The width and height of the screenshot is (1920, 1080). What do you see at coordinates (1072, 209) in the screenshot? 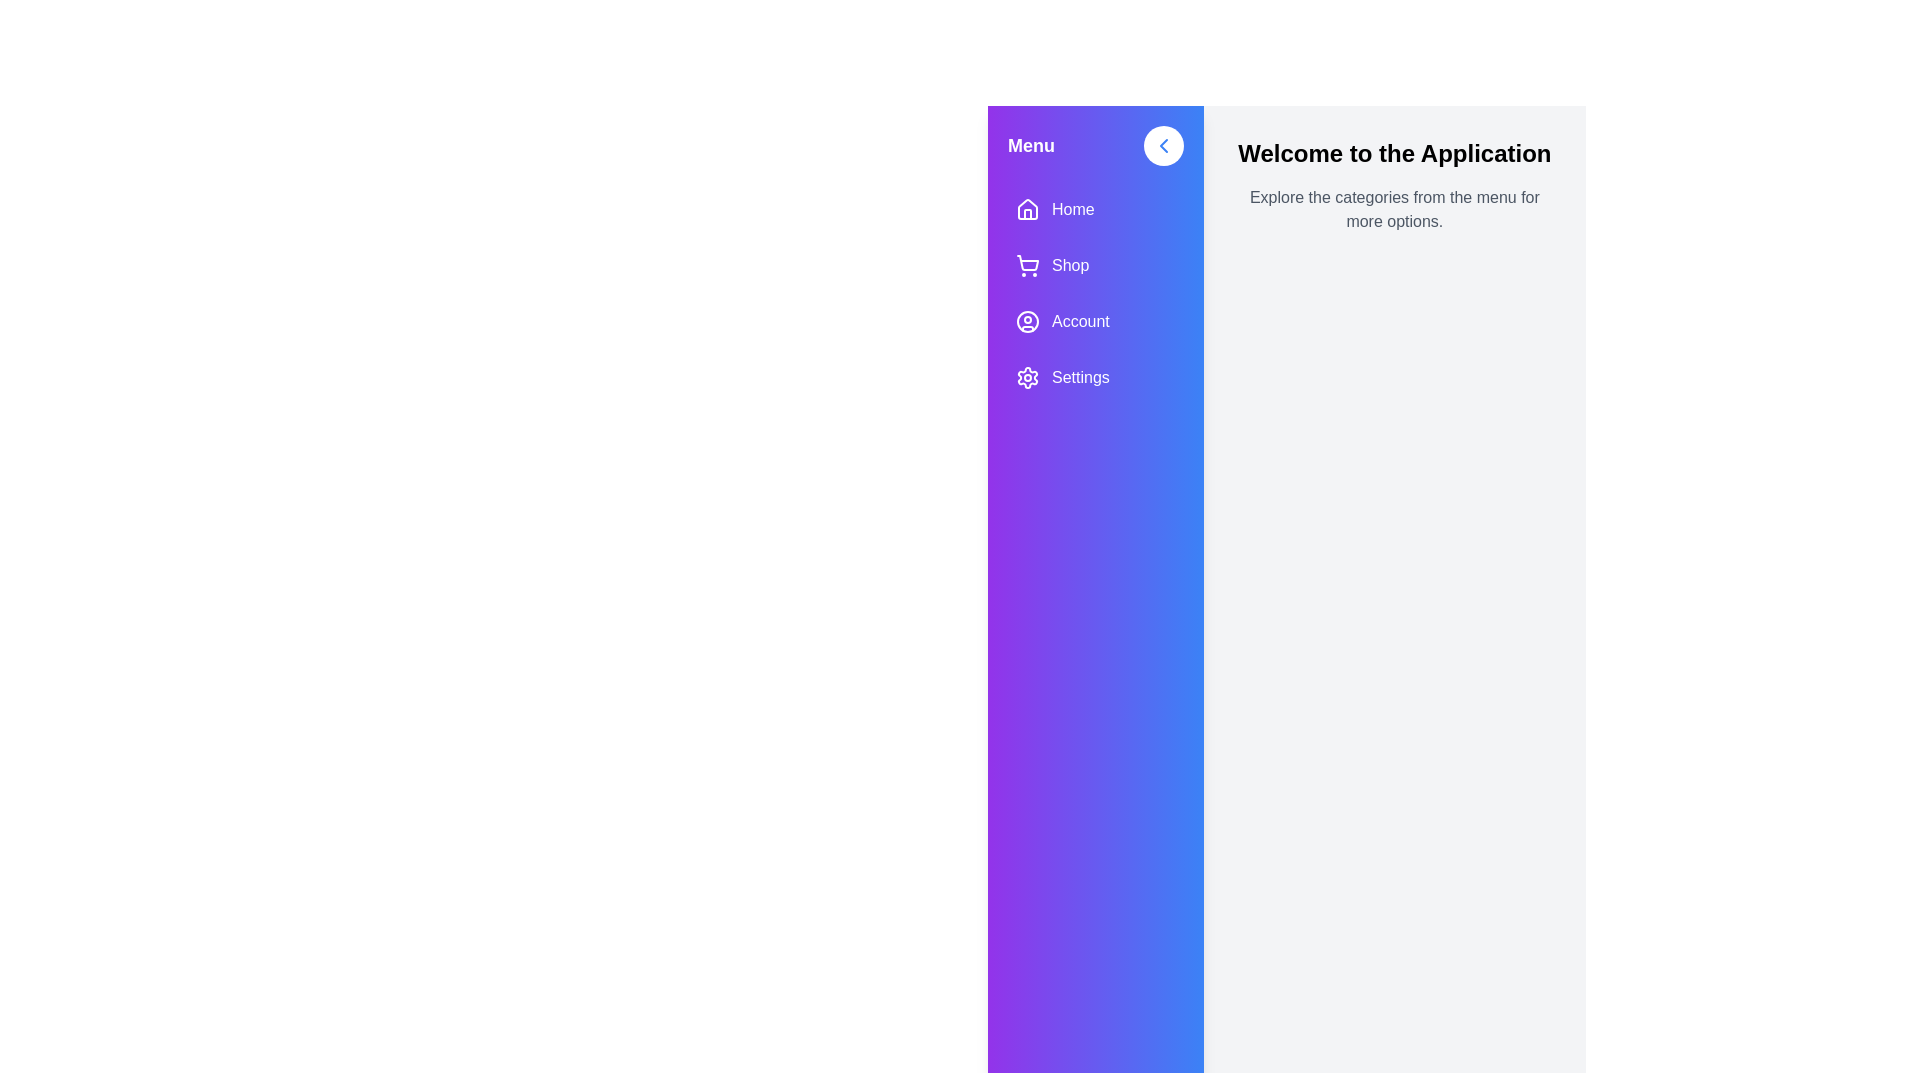
I see `the 'Home' text label in the left sidebar menu, which is displayed in white font and is the first item in the menu list` at bounding box center [1072, 209].